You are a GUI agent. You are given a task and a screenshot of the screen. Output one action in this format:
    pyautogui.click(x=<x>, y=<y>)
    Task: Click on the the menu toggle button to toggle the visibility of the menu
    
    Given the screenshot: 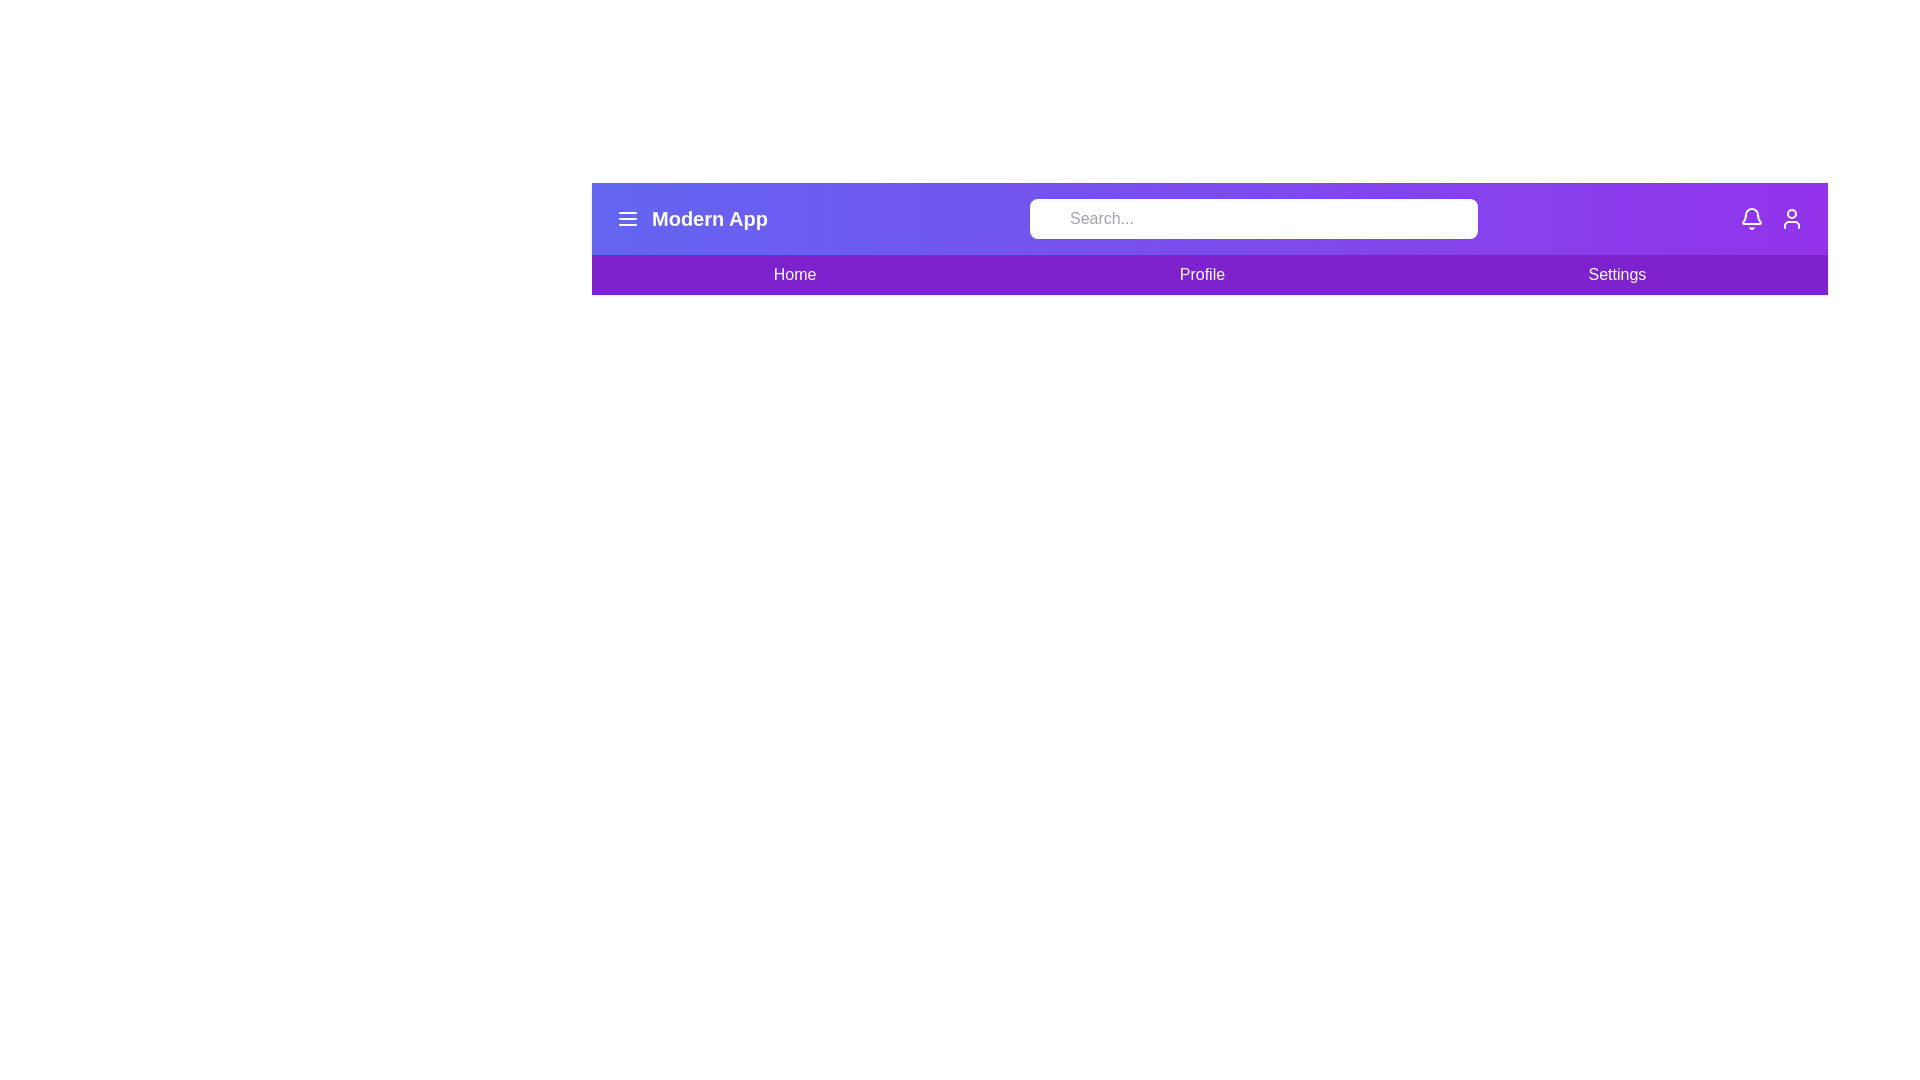 What is the action you would take?
    pyautogui.click(x=627, y=219)
    